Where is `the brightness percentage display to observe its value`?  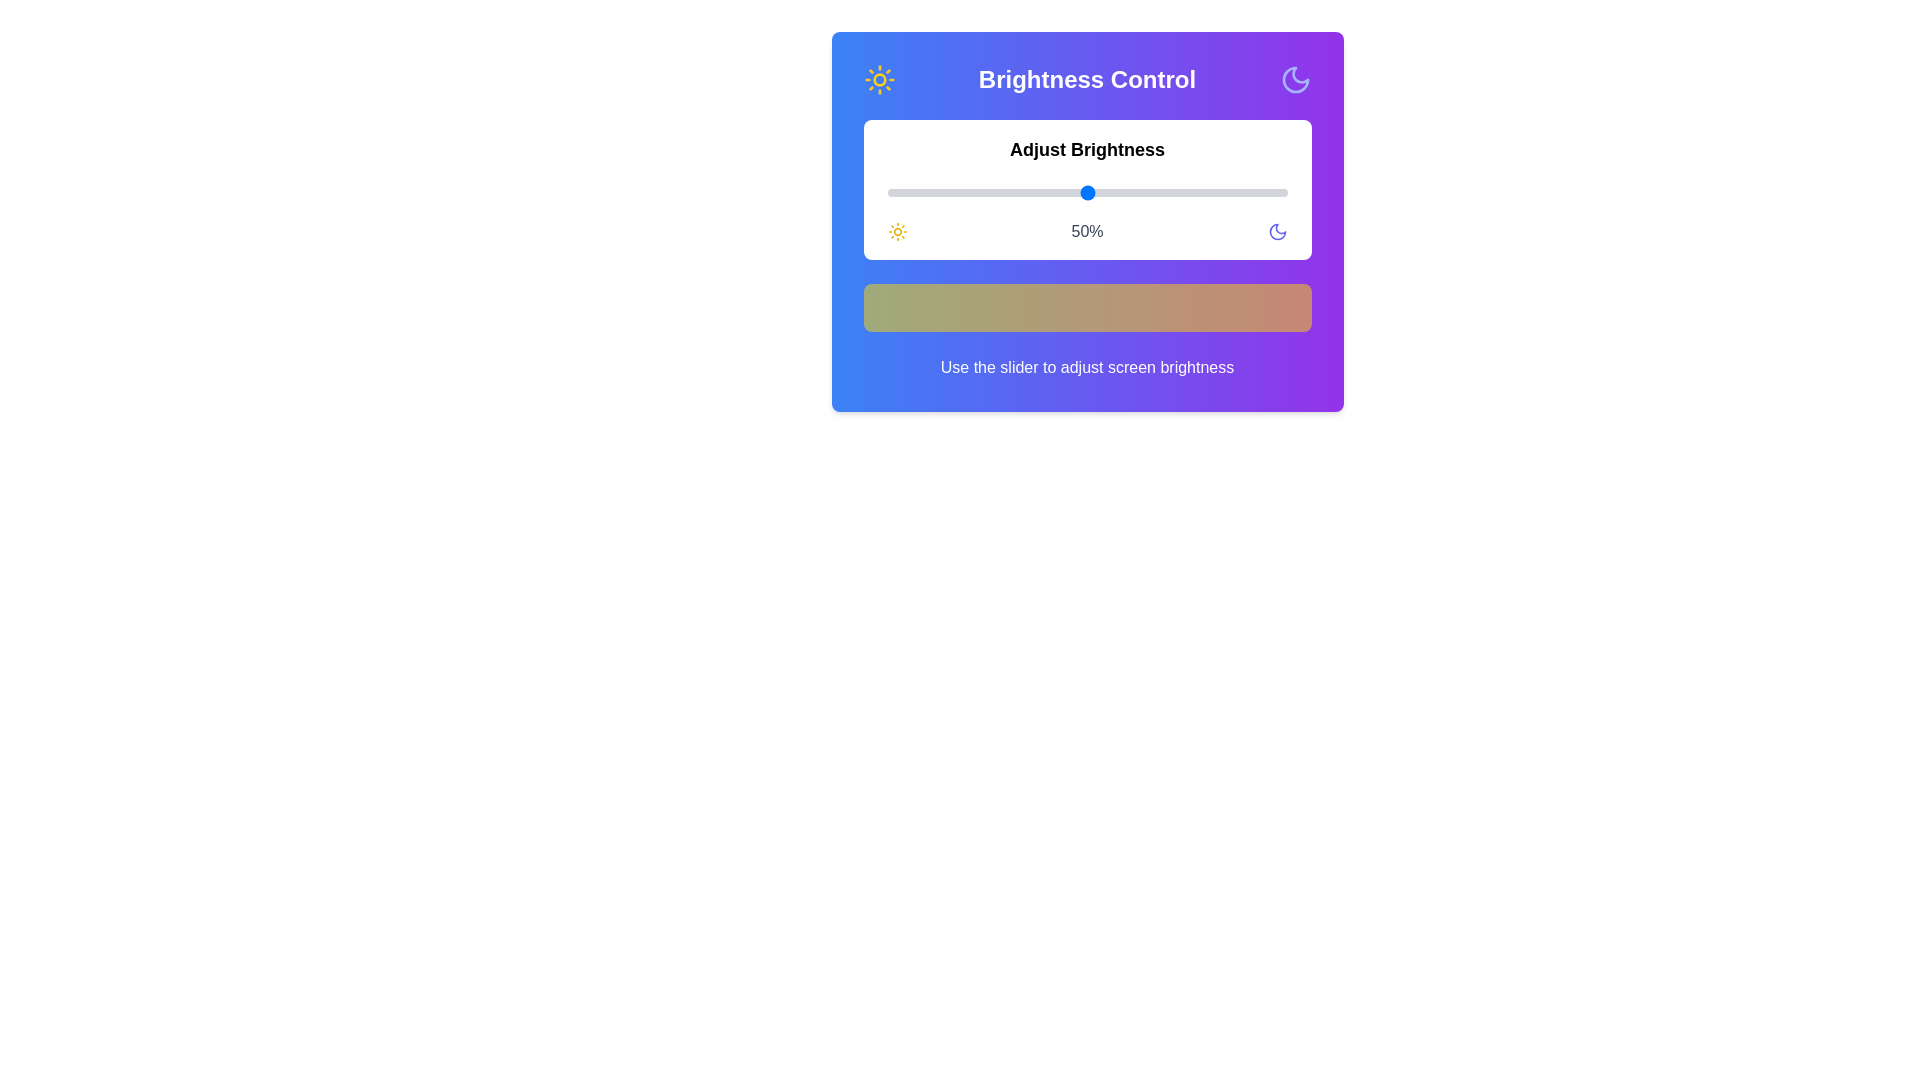
the brightness percentage display to observe its value is located at coordinates (1086, 230).